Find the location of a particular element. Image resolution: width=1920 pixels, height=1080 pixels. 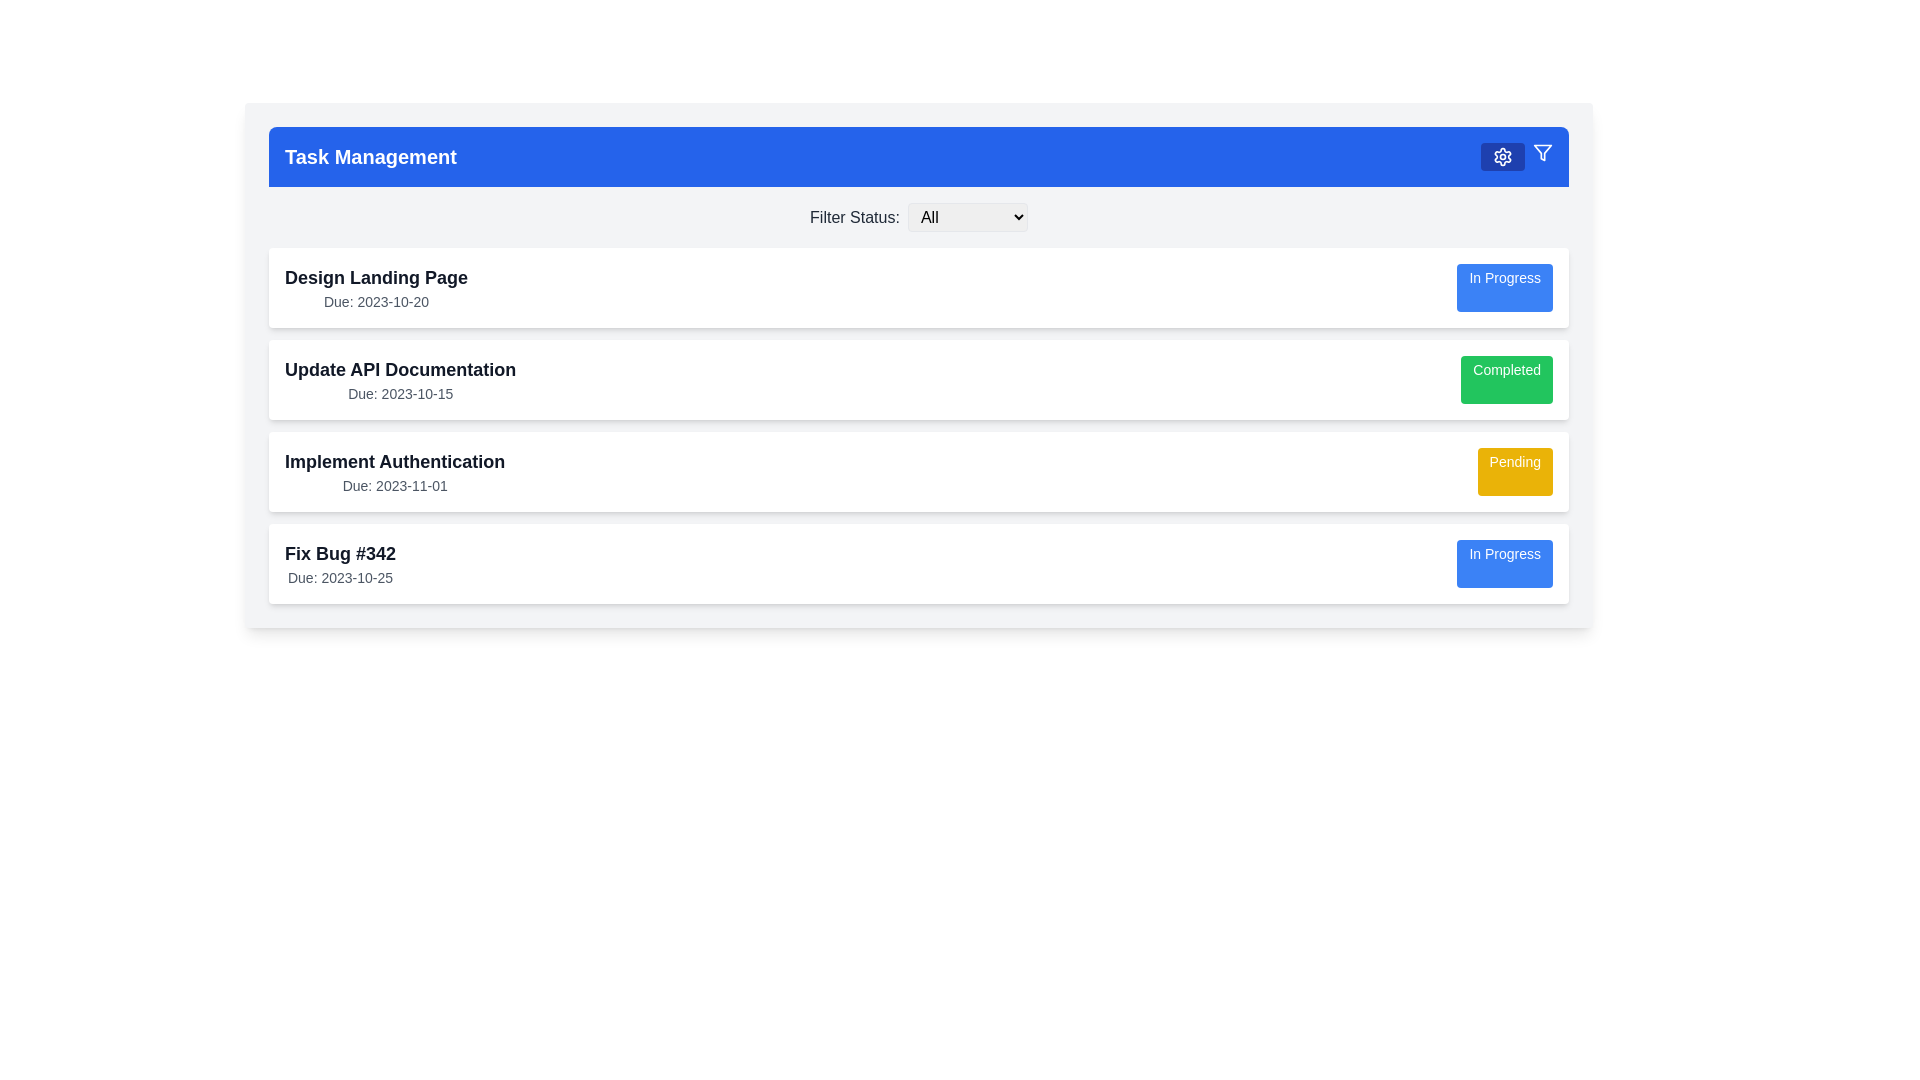

text label displaying the title of the task 'Implement Authentication', which is the third task in a vertical sequence of tasks is located at coordinates (395, 462).